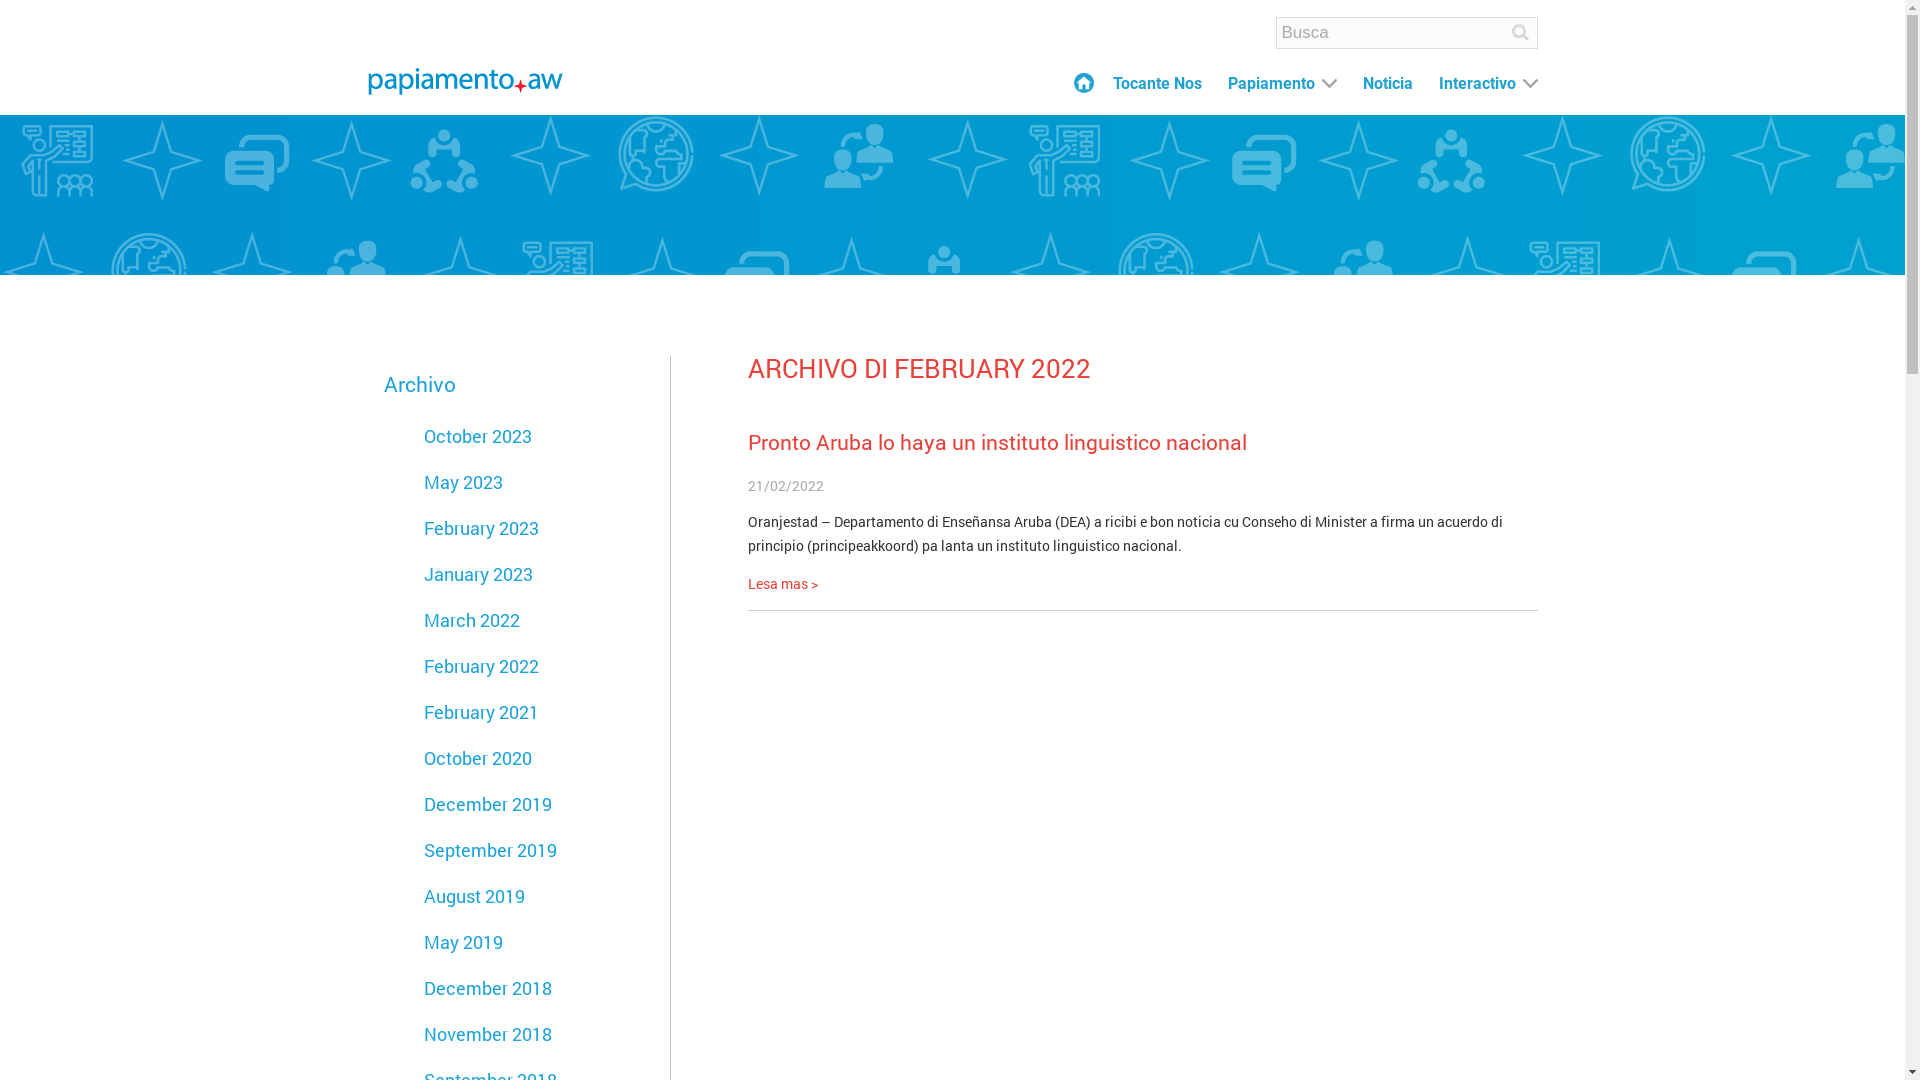 The width and height of the screenshot is (1920, 1080). I want to click on 'Papiamento', so click(1227, 83).